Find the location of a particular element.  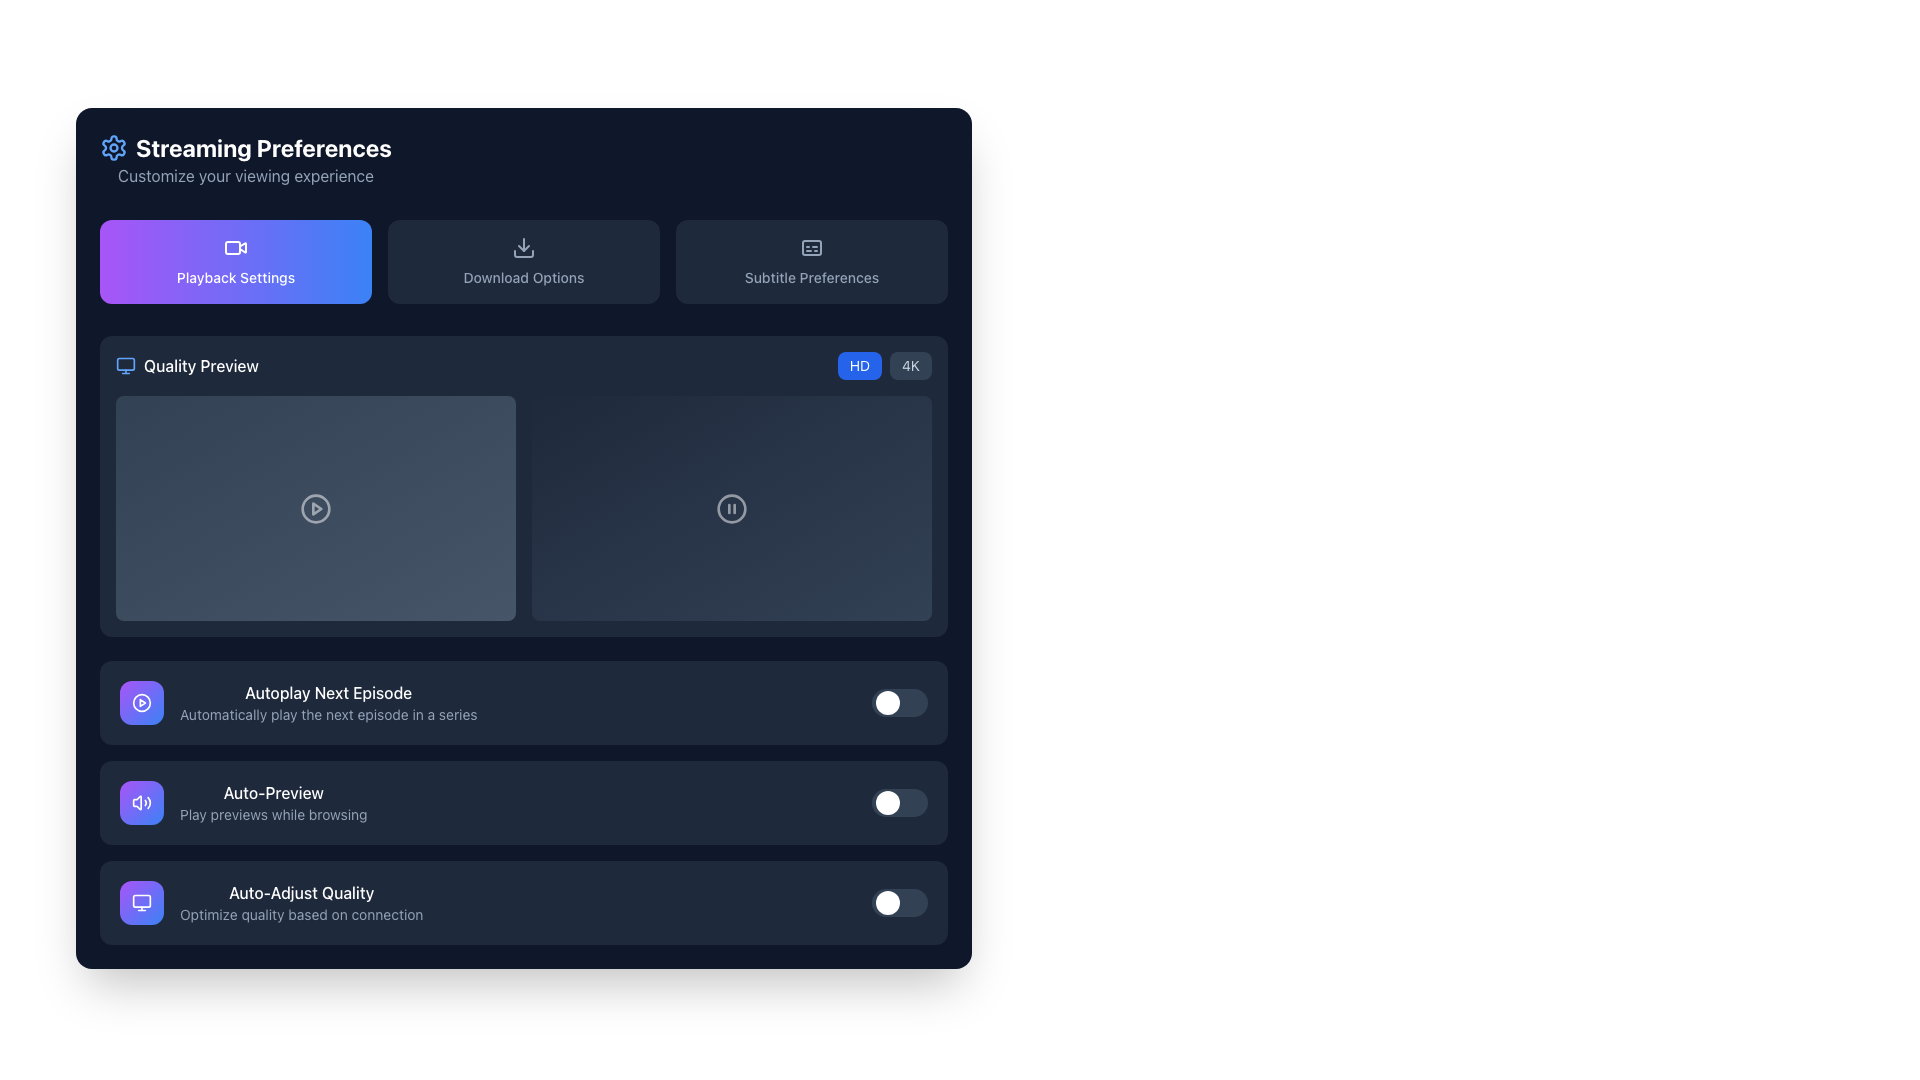

the settings icon located on the left-hand side of the top section of the settings interface, which serves as a navigational aid for accessing options or preferences is located at coordinates (113, 146).